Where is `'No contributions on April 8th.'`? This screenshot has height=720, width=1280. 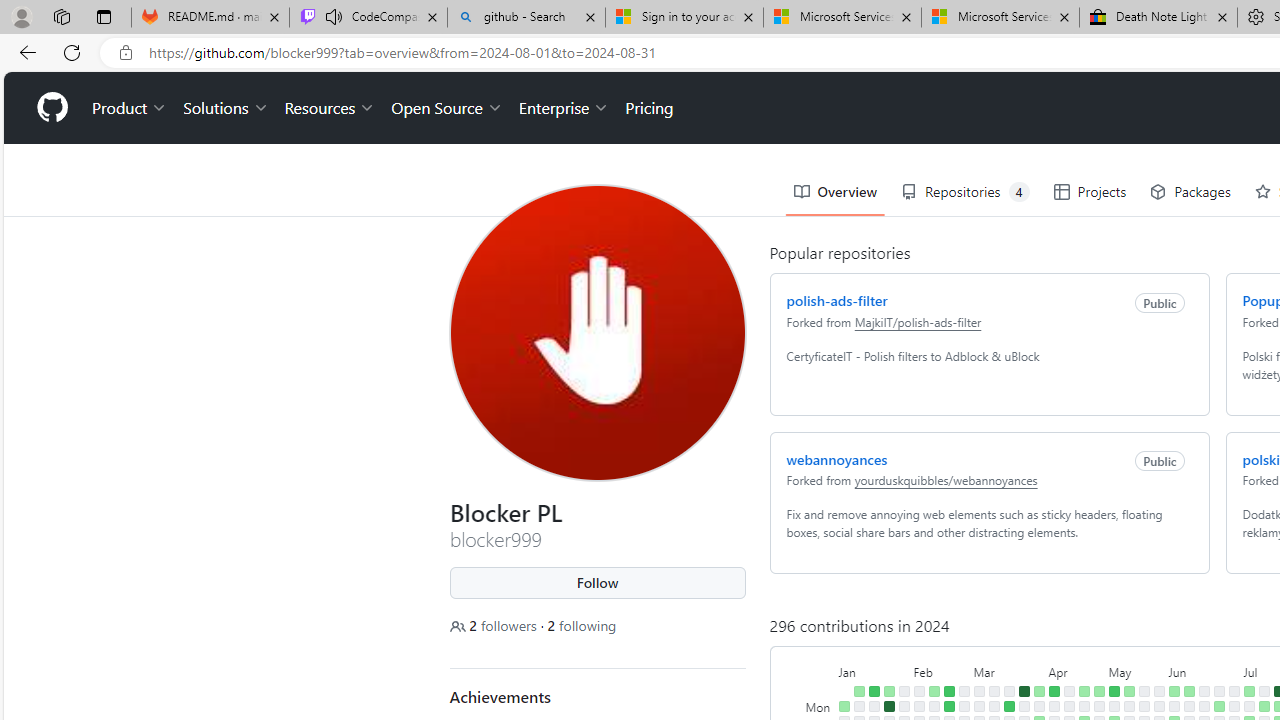
'No contributions on April 8th.' is located at coordinates (1053, 705).